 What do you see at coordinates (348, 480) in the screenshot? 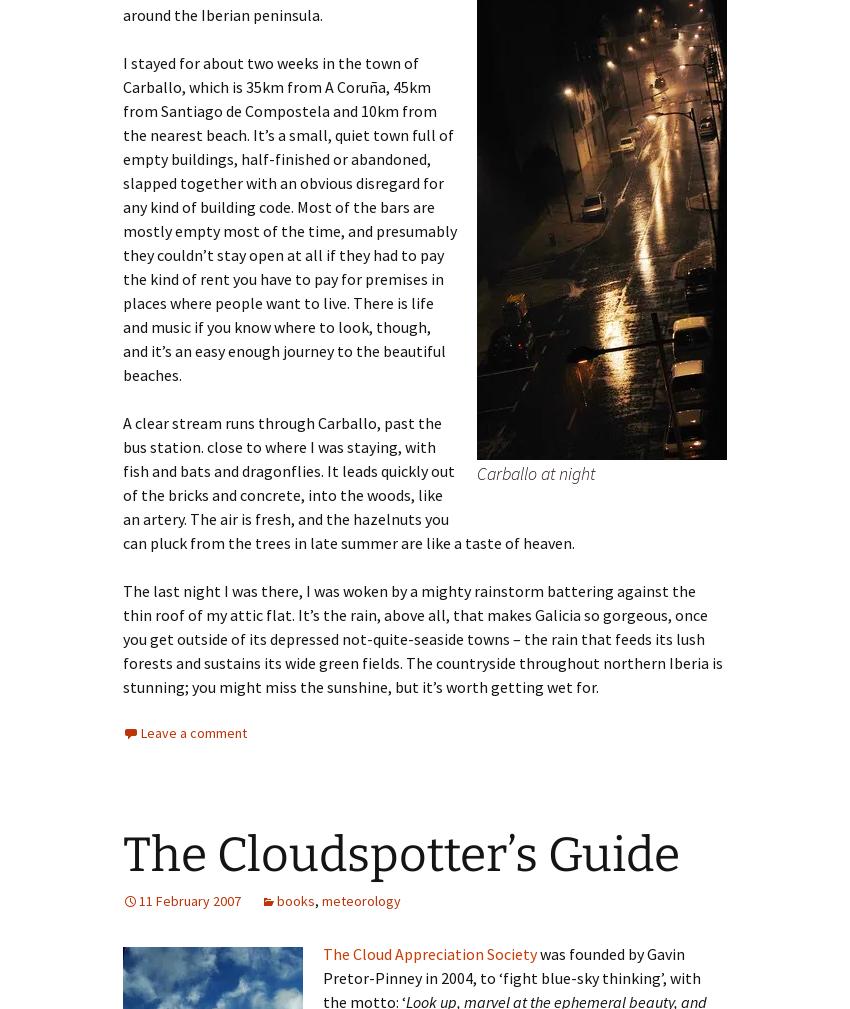
I see `'A clear stream runs through Carballo, past the bus station. close to where I was staying, with fish and bats and dragonflies. It leads quickly out of the bricks and concrete, into the woods, like an artery. The air is fresh, and the hazelnuts you can pluck from the trees in late summer are like a taste of heaven.'` at bounding box center [348, 480].